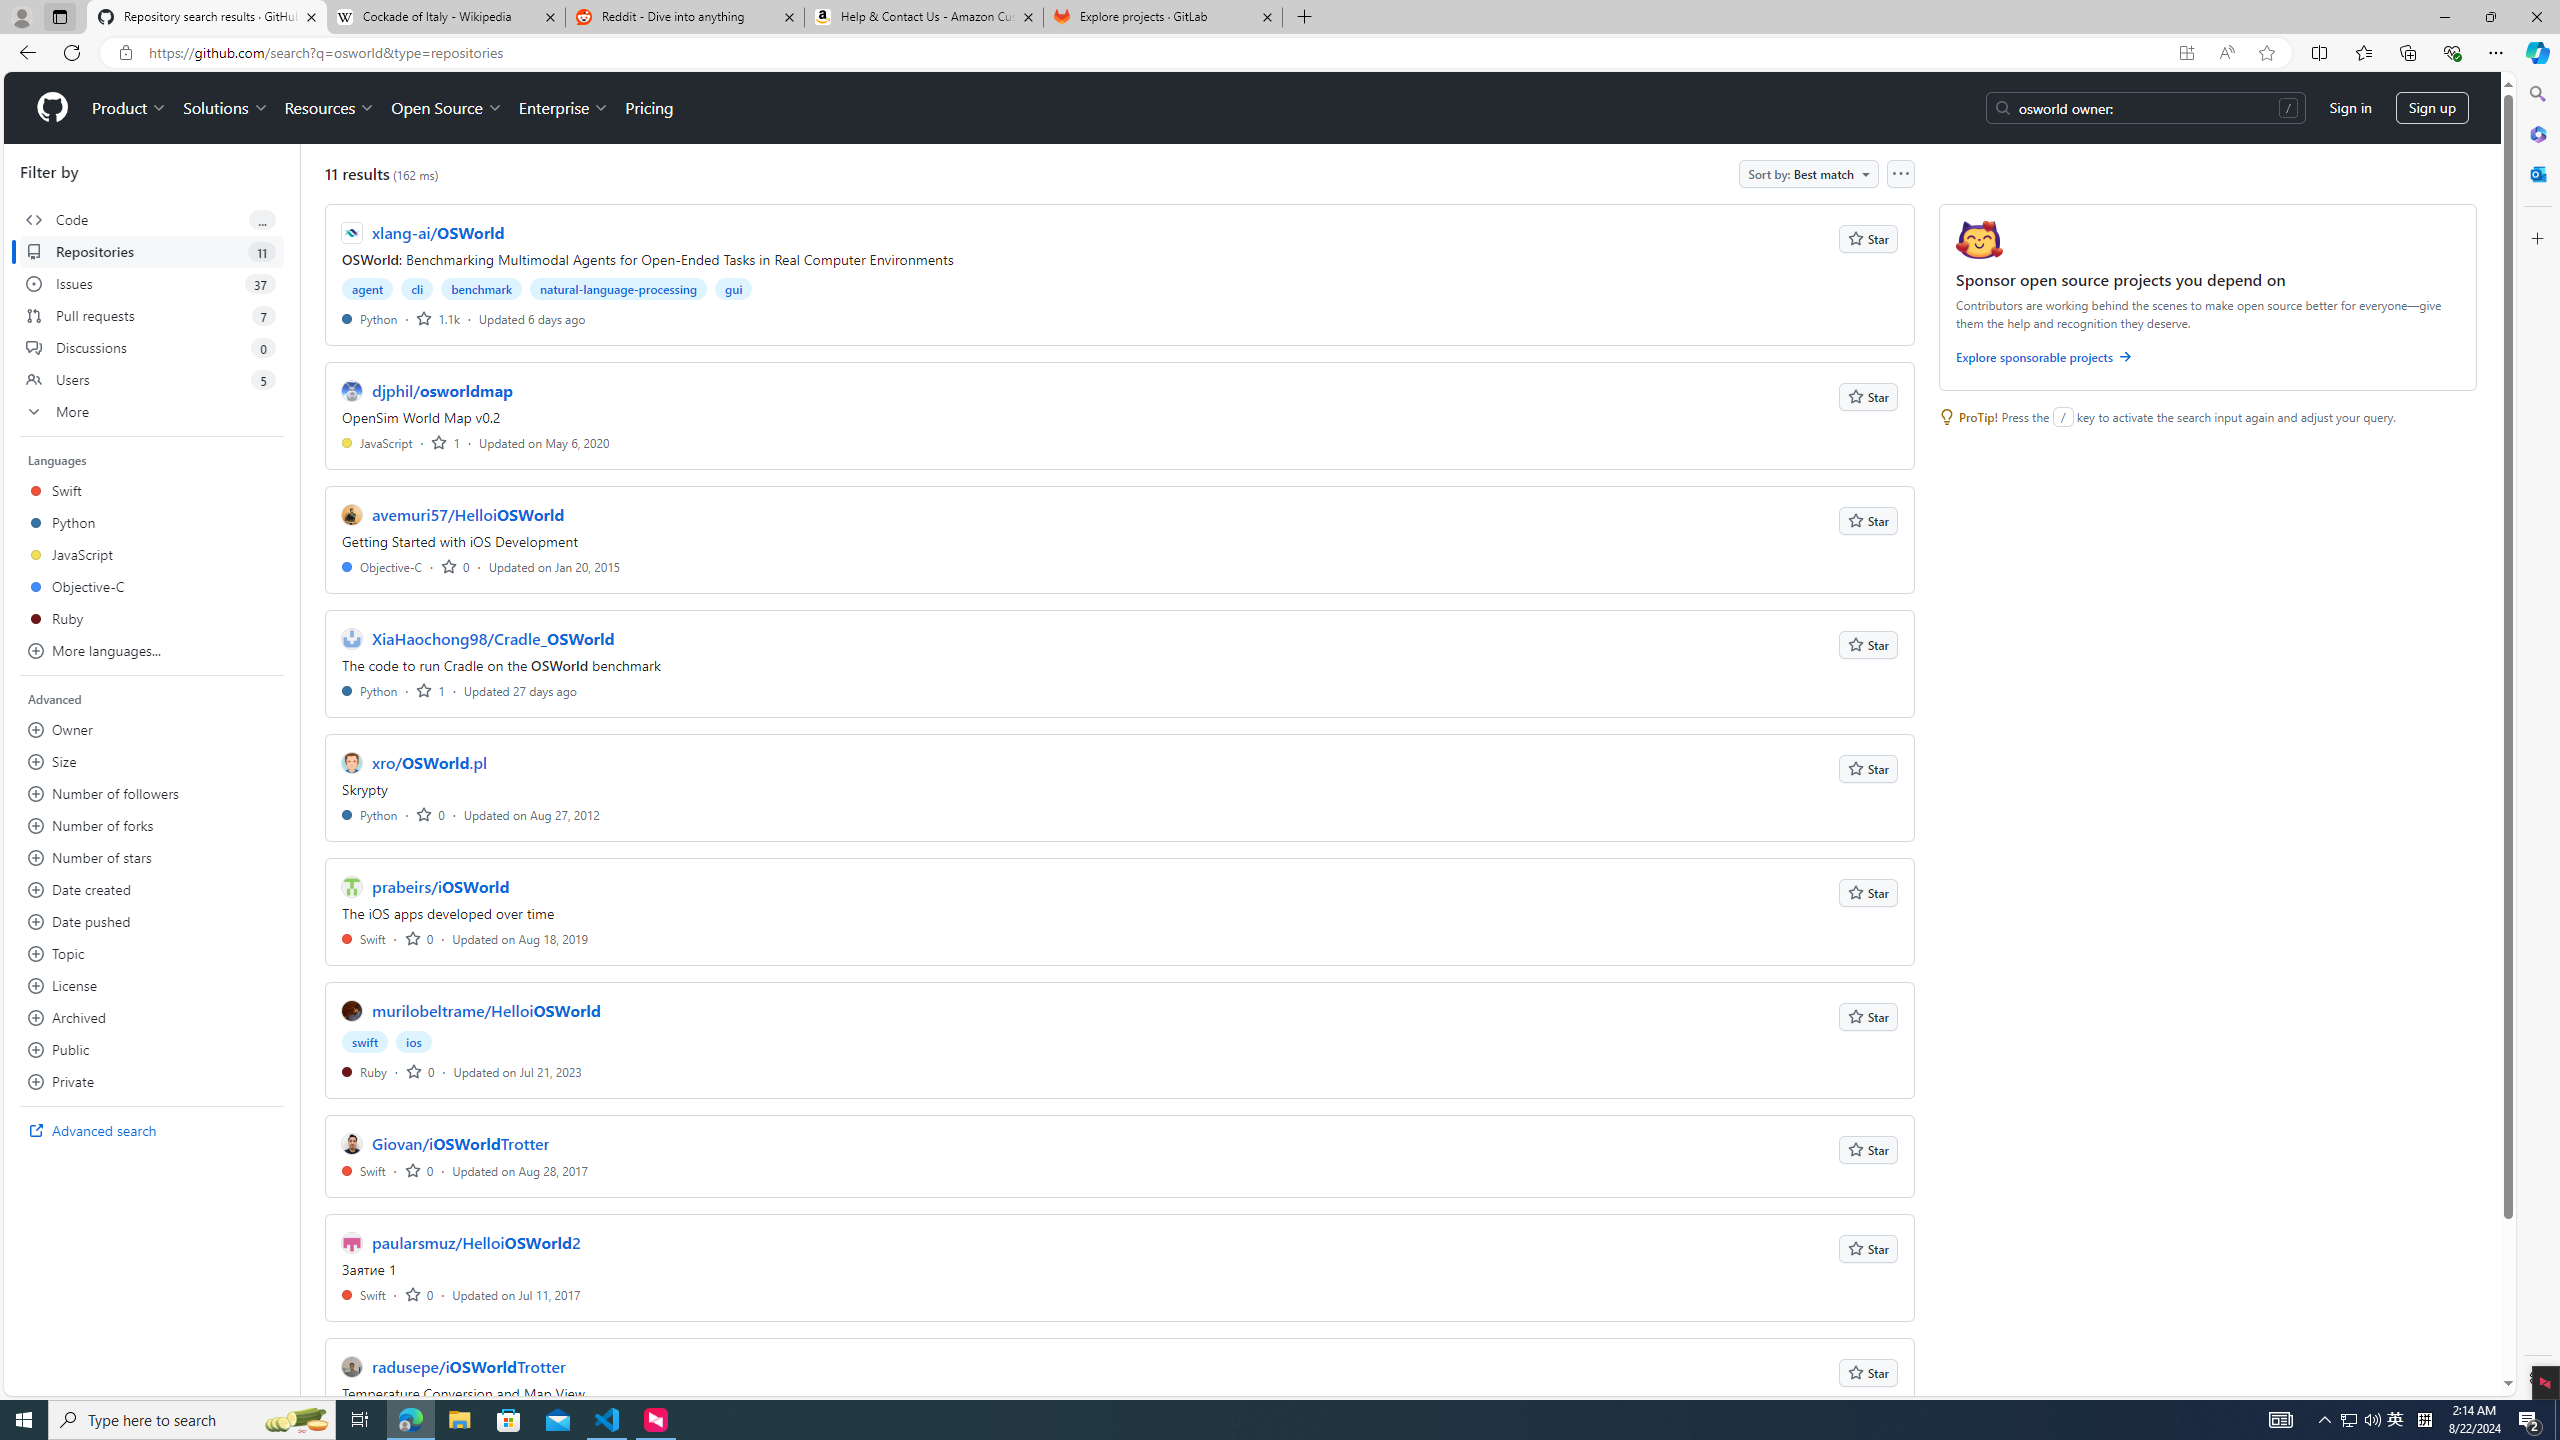 The height and width of the screenshot is (1440, 2560). What do you see at coordinates (444, 16) in the screenshot?
I see `'Cockade of Italy - Wikipedia'` at bounding box center [444, 16].